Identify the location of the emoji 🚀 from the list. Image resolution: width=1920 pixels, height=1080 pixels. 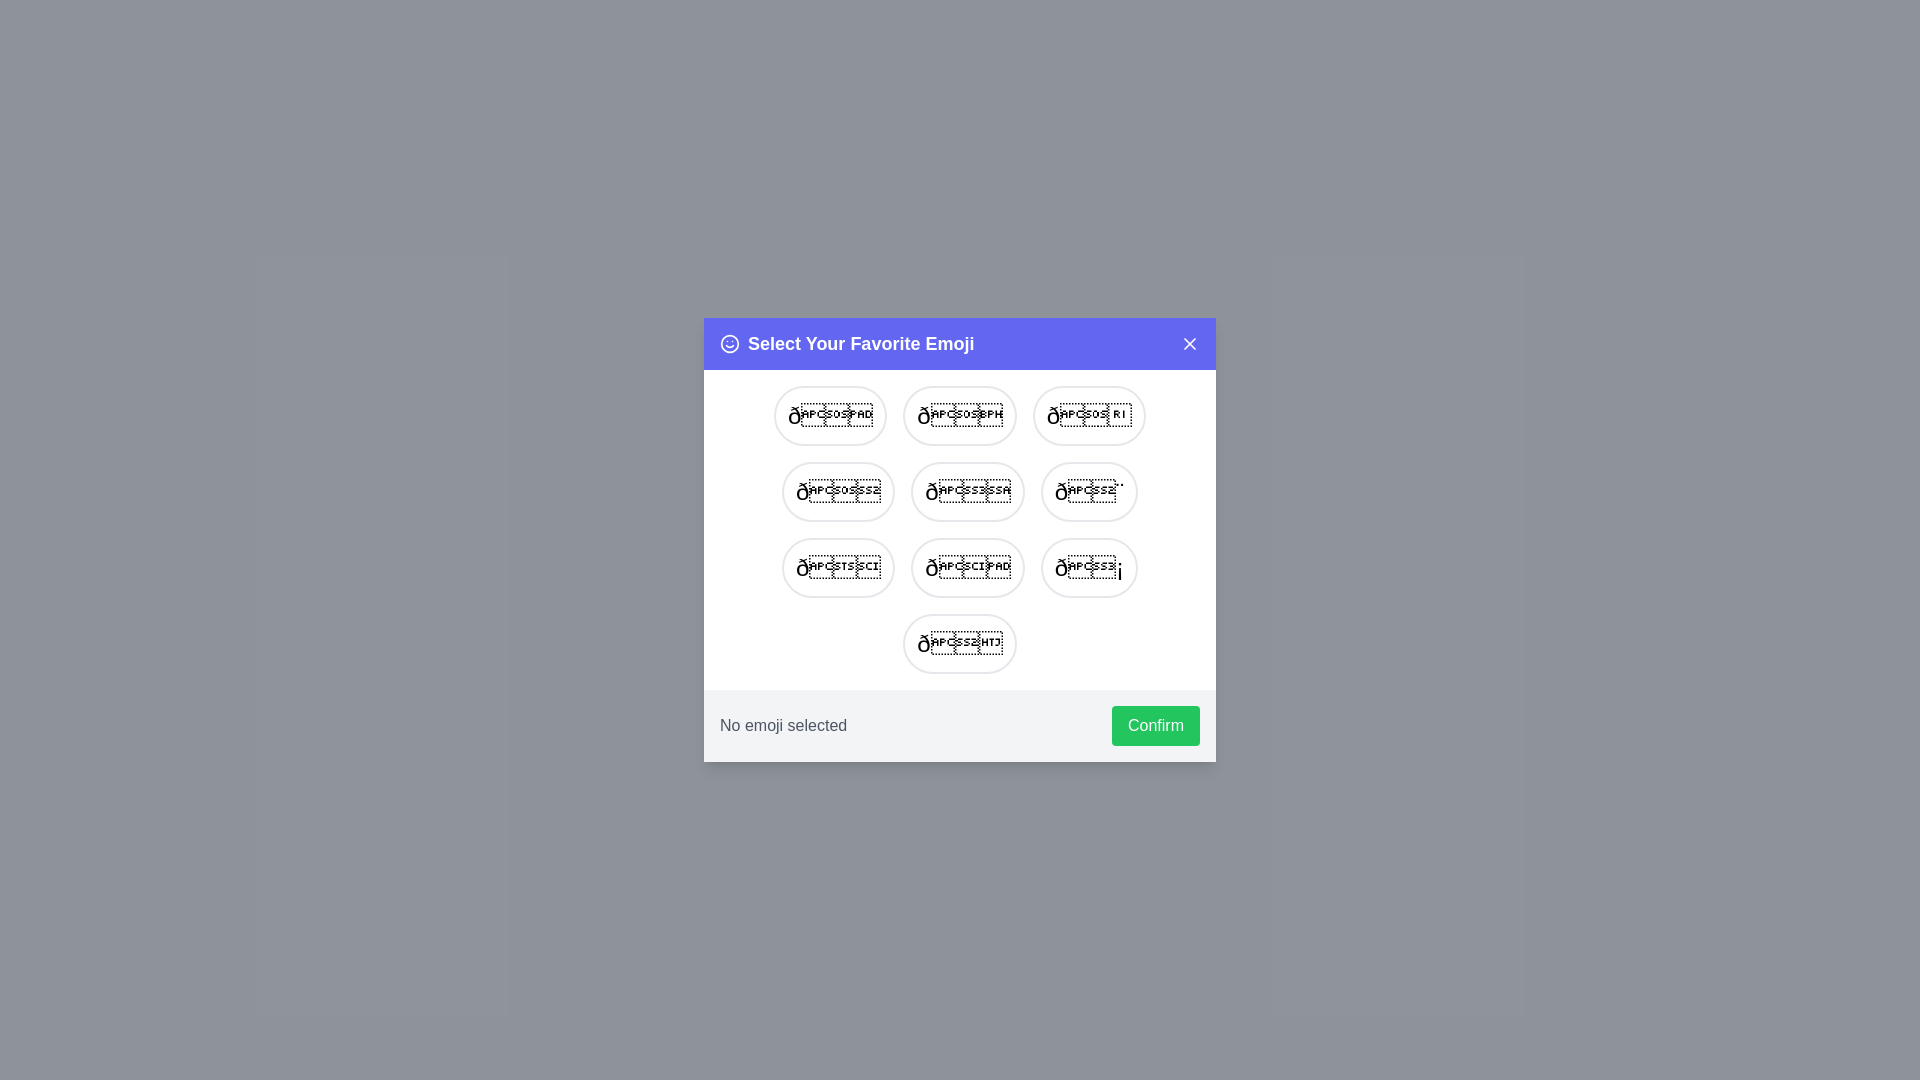
(968, 567).